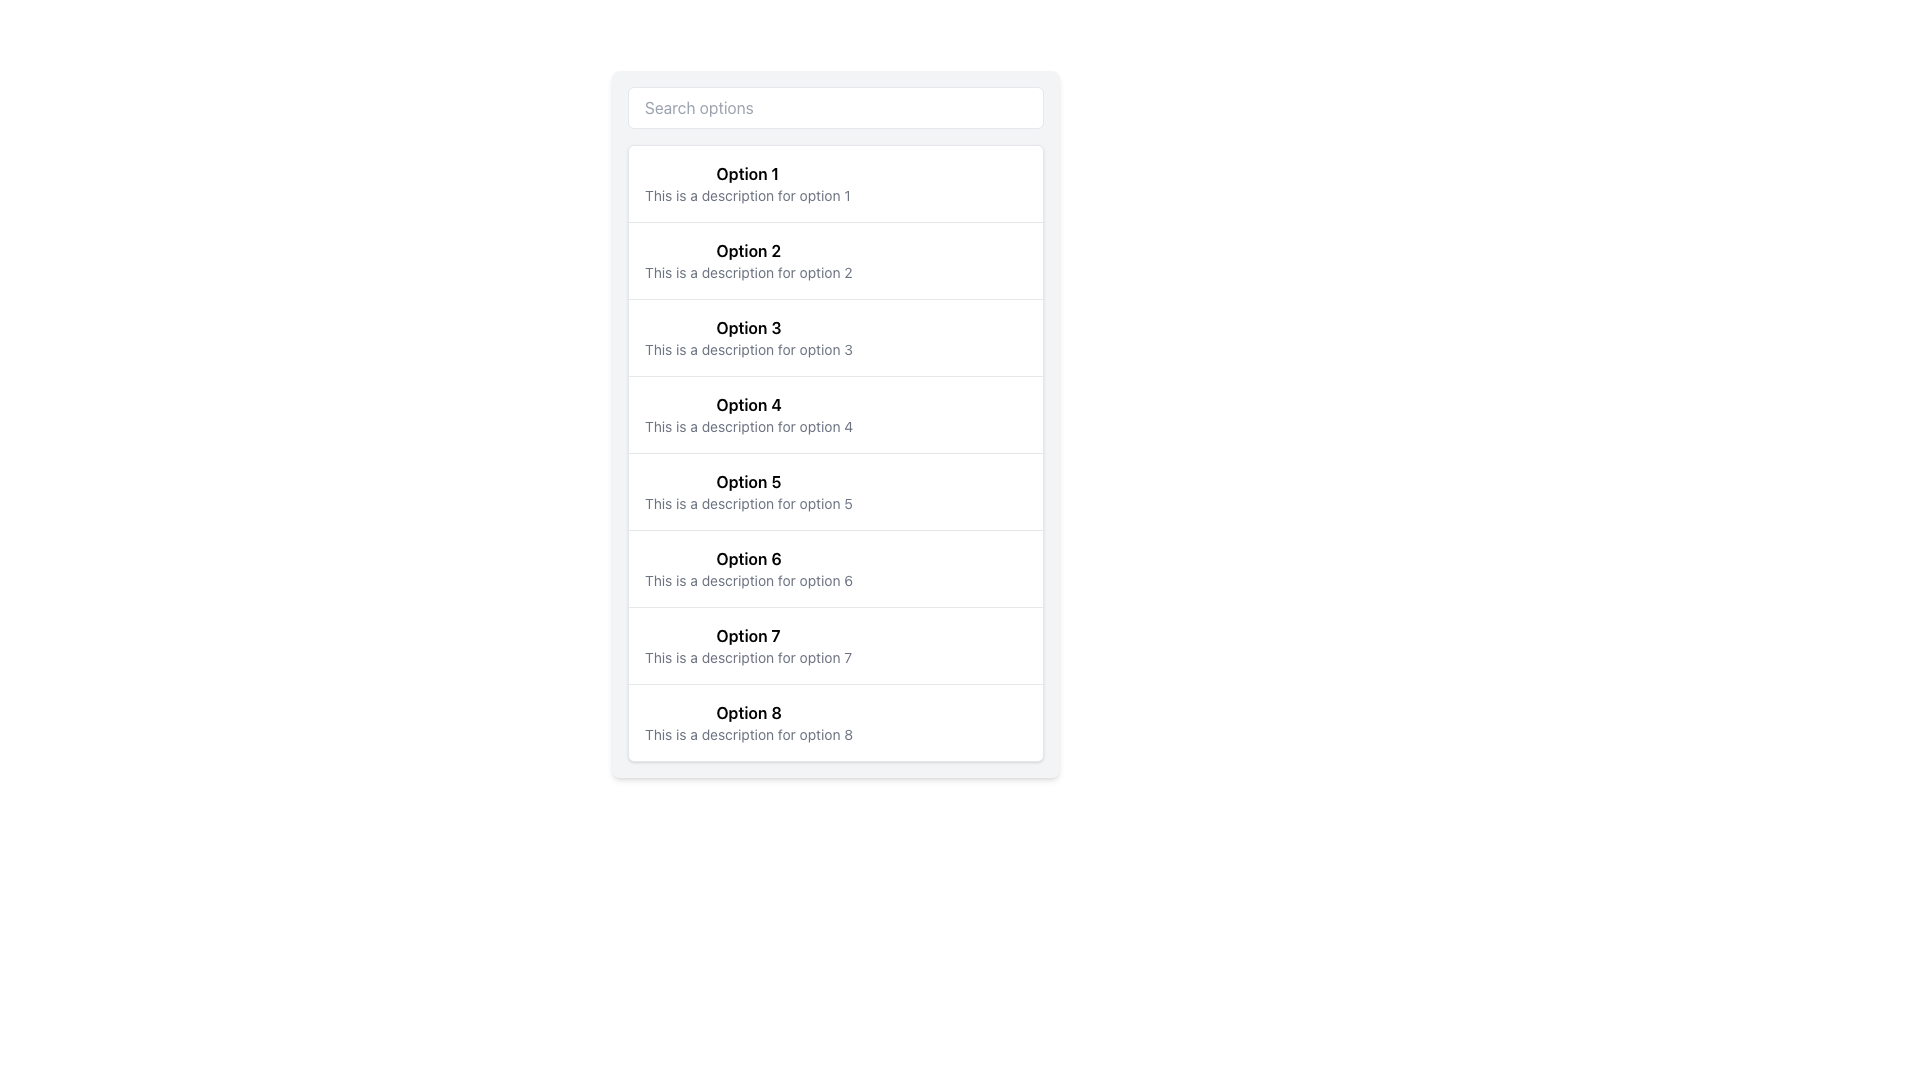  What do you see at coordinates (747, 645) in the screenshot?
I see `the seventh selectable list item located between 'Option 6' and 'Option 8' in the vertical list` at bounding box center [747, 645].